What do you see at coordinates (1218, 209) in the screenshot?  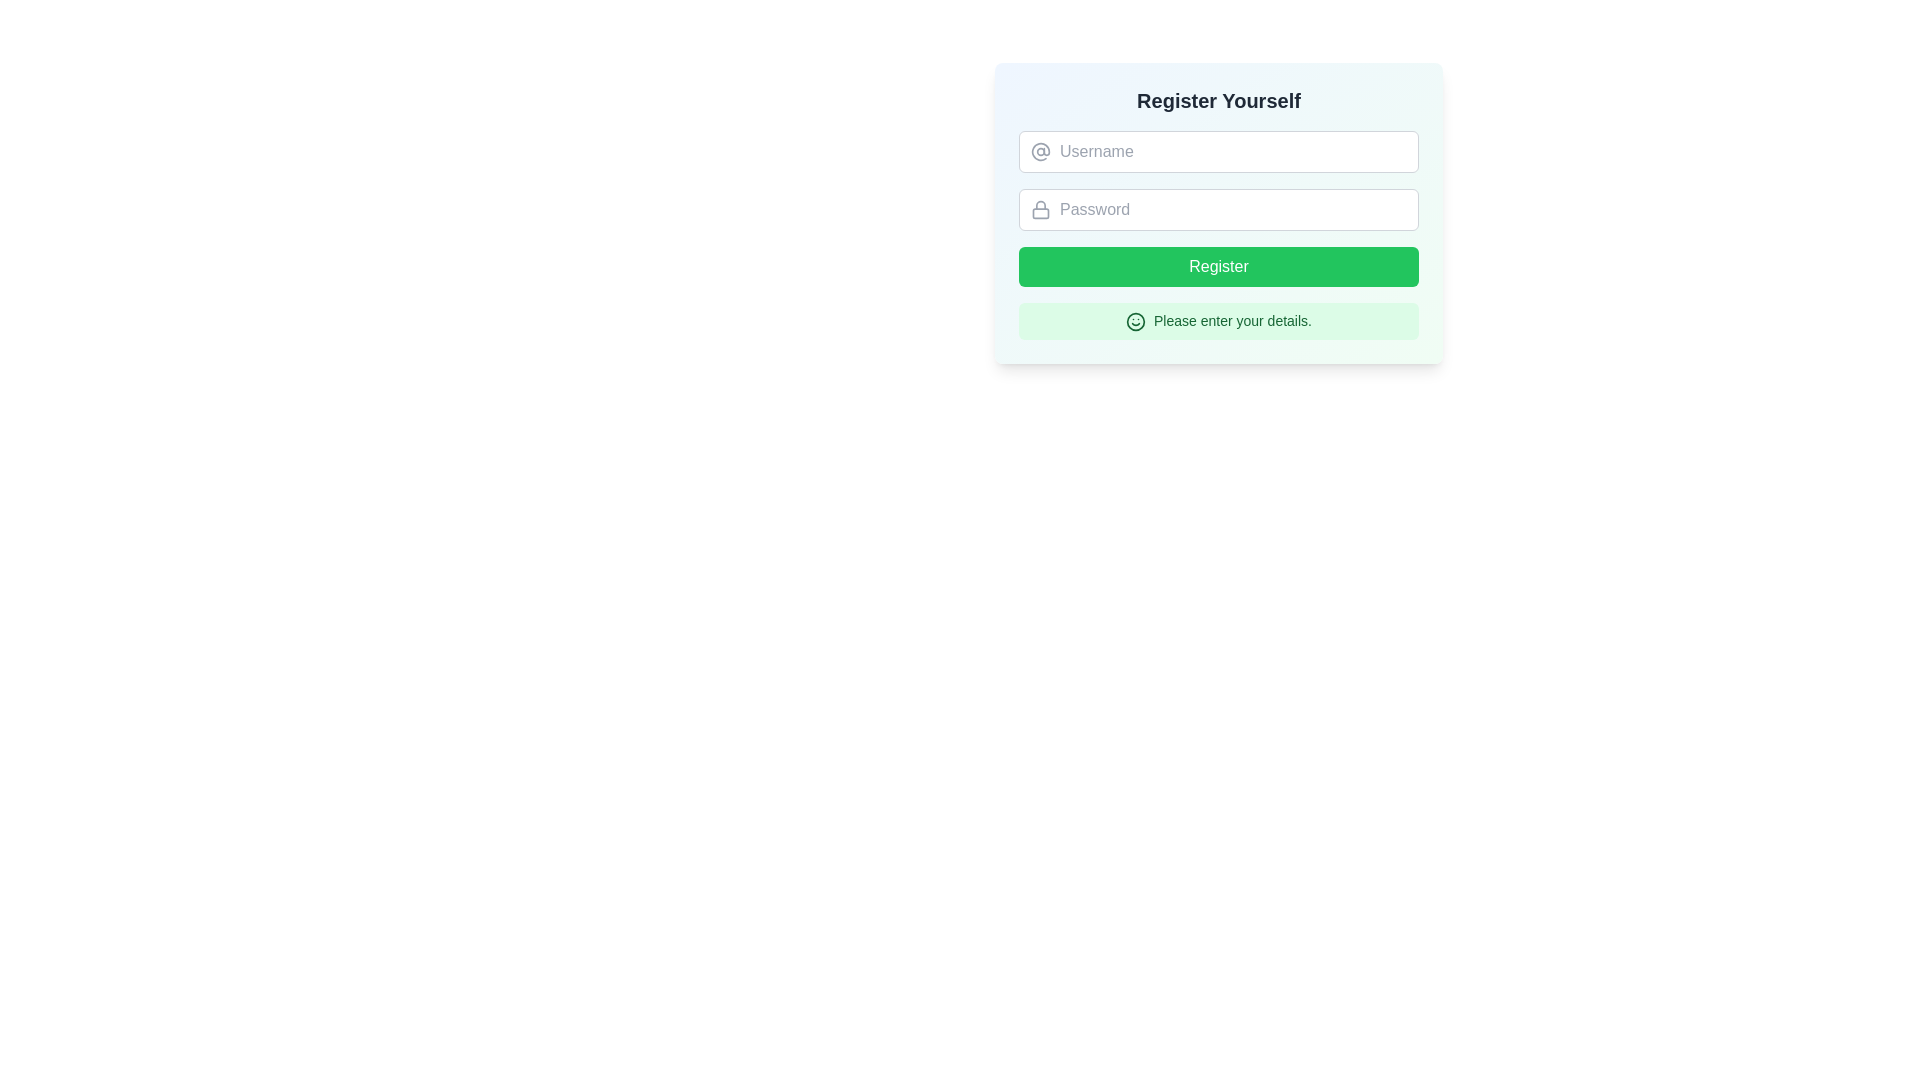 I see `the password input field located directly below the Username field and above the Register button` at bounding box center [1218, 209].